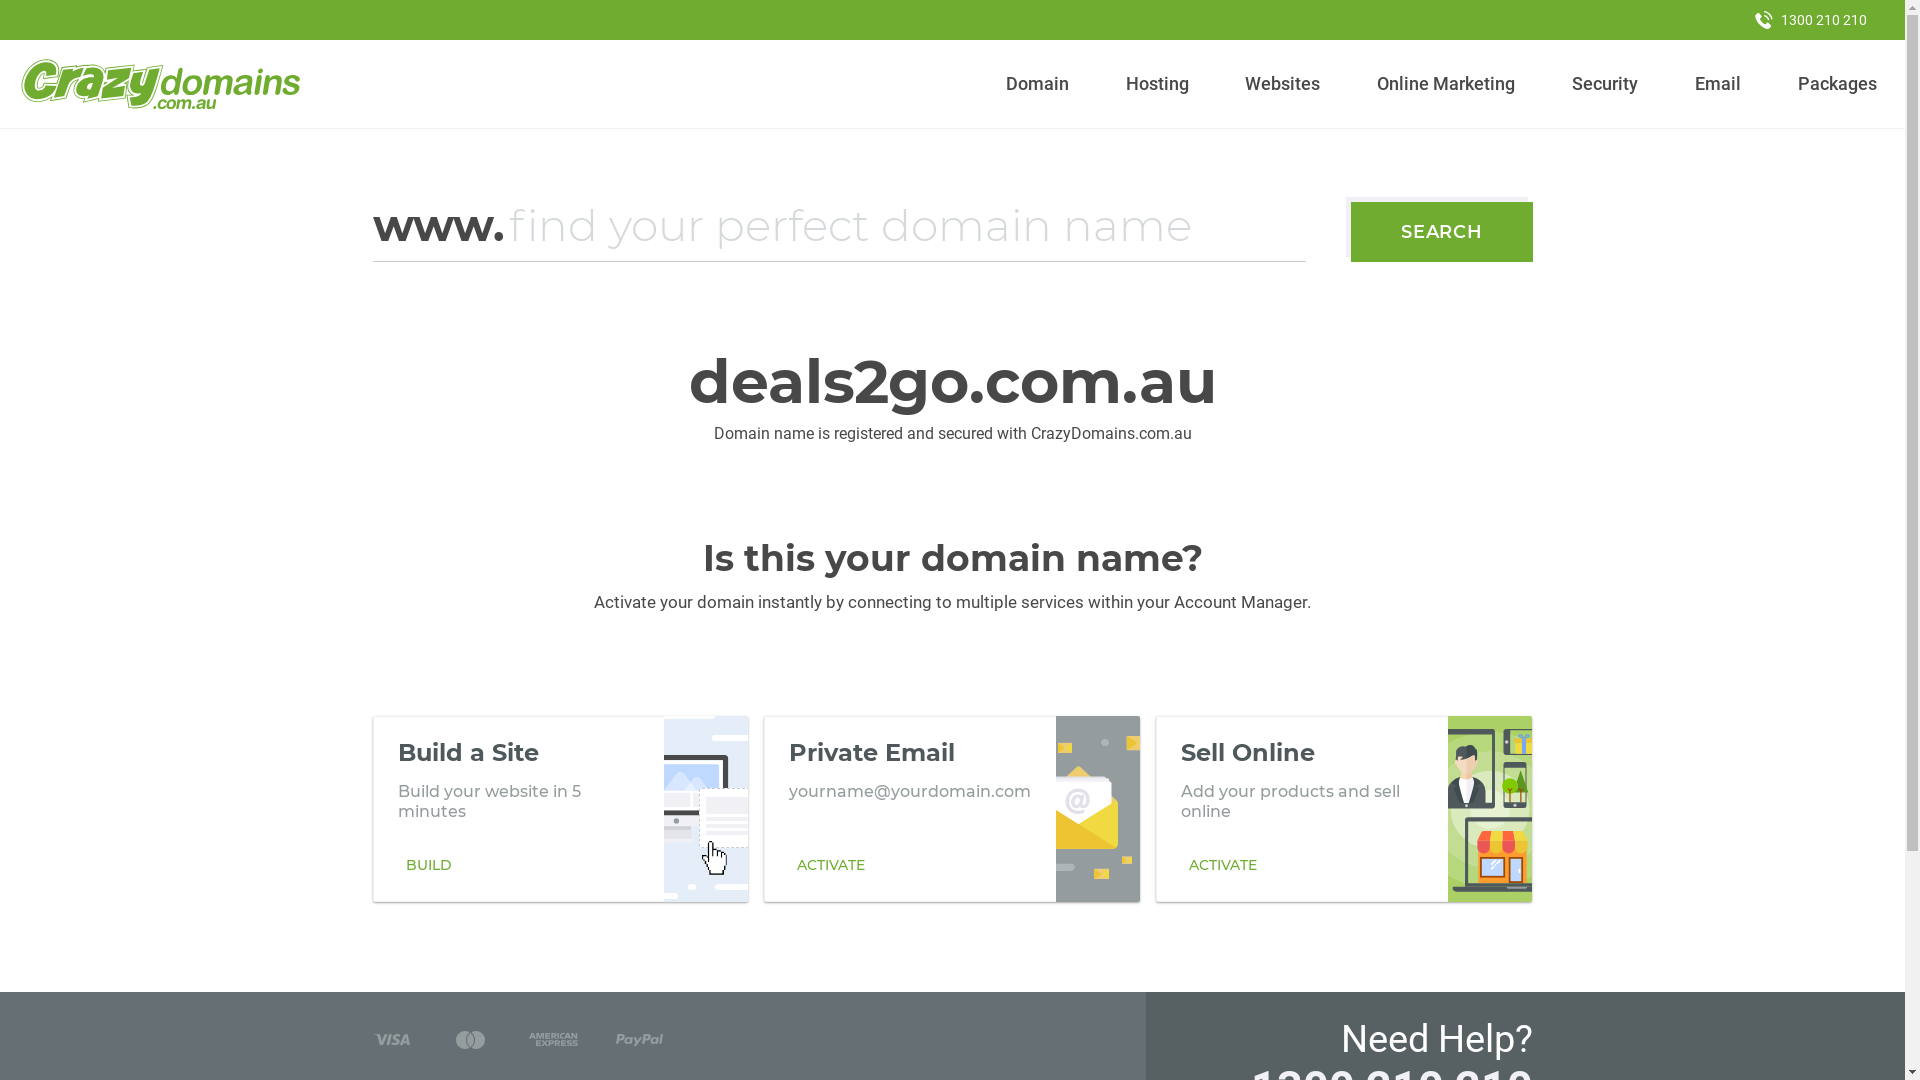 The width and height of the screenshot is (1920, 1080). What do you see at coordinates (1441, 230) in the screenshot?
I see `'SEARCH'` at bounding box center [1441, 230].